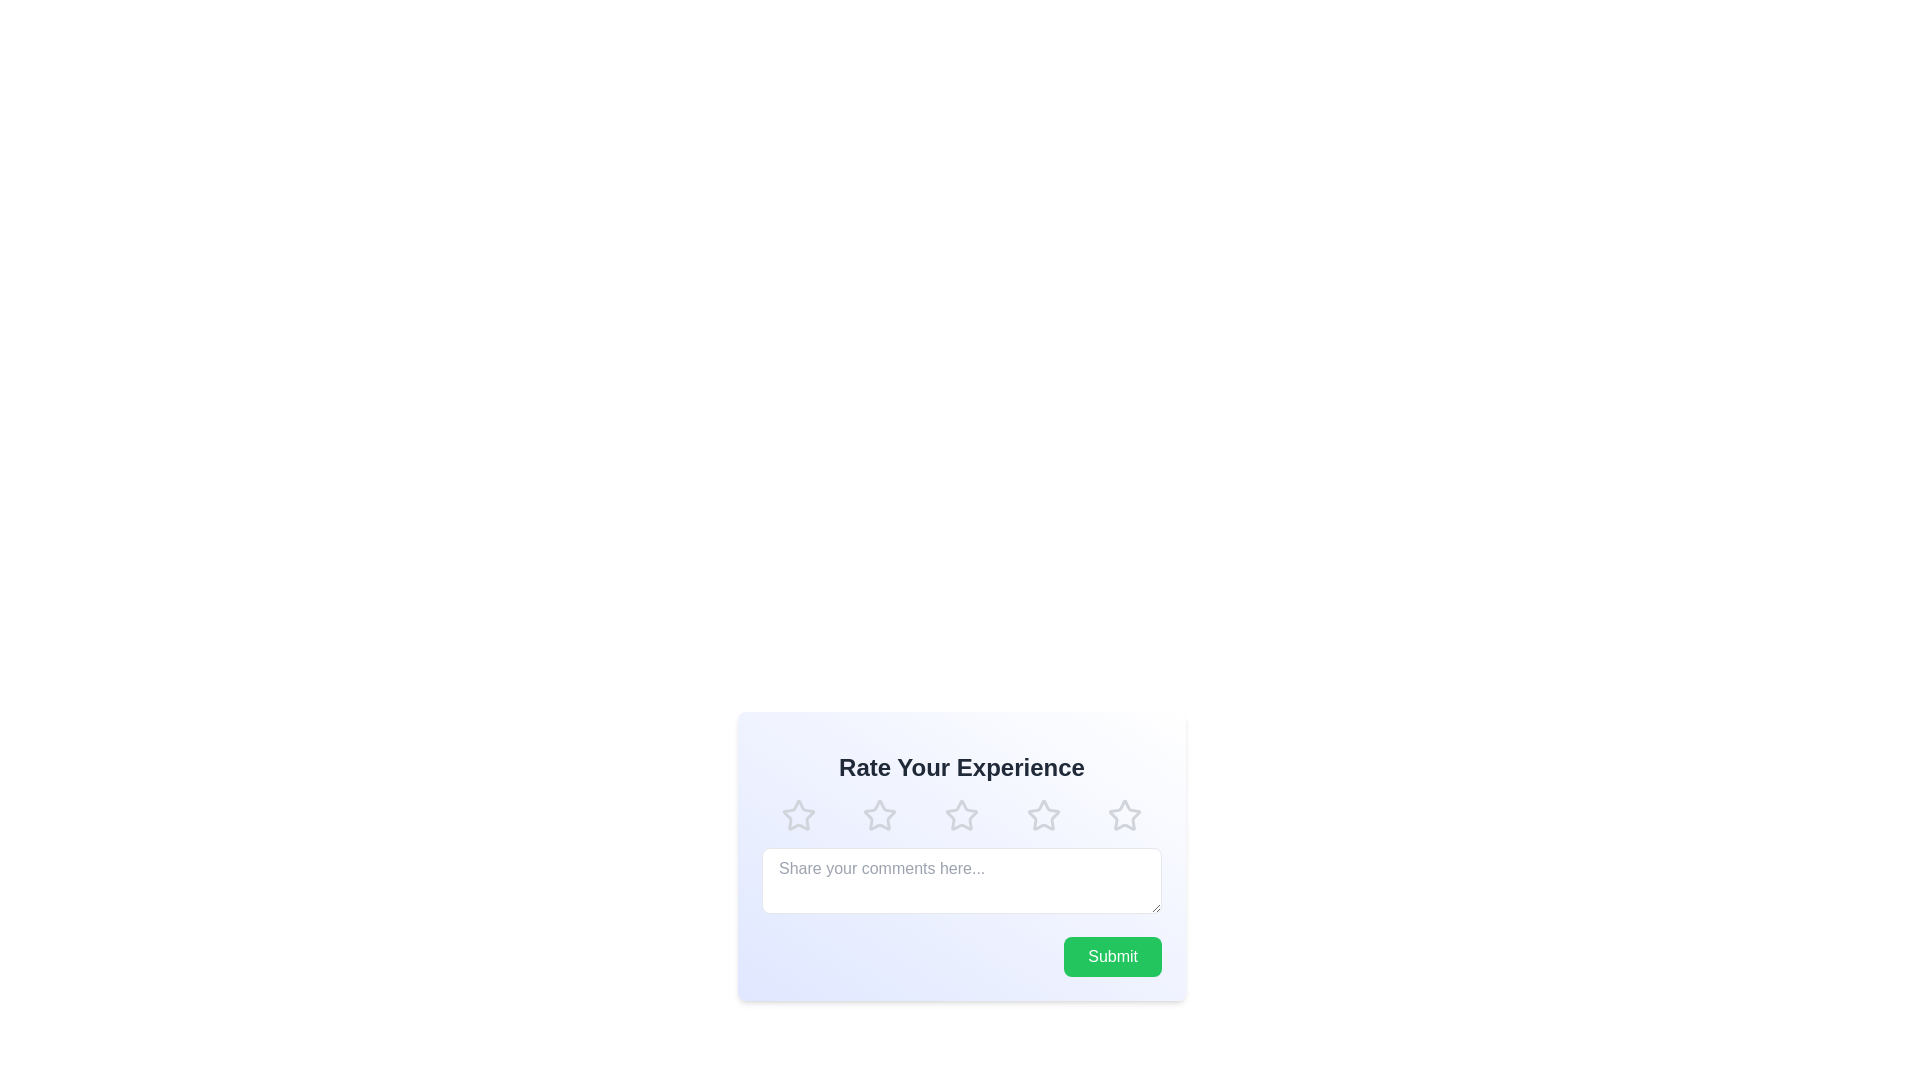 This screenshot has height=1080, width=1920. What do you see at coordinates (879, 816) in the screenshot?
I see `the star rating to 2 stars` at bounding box center [879, 816].